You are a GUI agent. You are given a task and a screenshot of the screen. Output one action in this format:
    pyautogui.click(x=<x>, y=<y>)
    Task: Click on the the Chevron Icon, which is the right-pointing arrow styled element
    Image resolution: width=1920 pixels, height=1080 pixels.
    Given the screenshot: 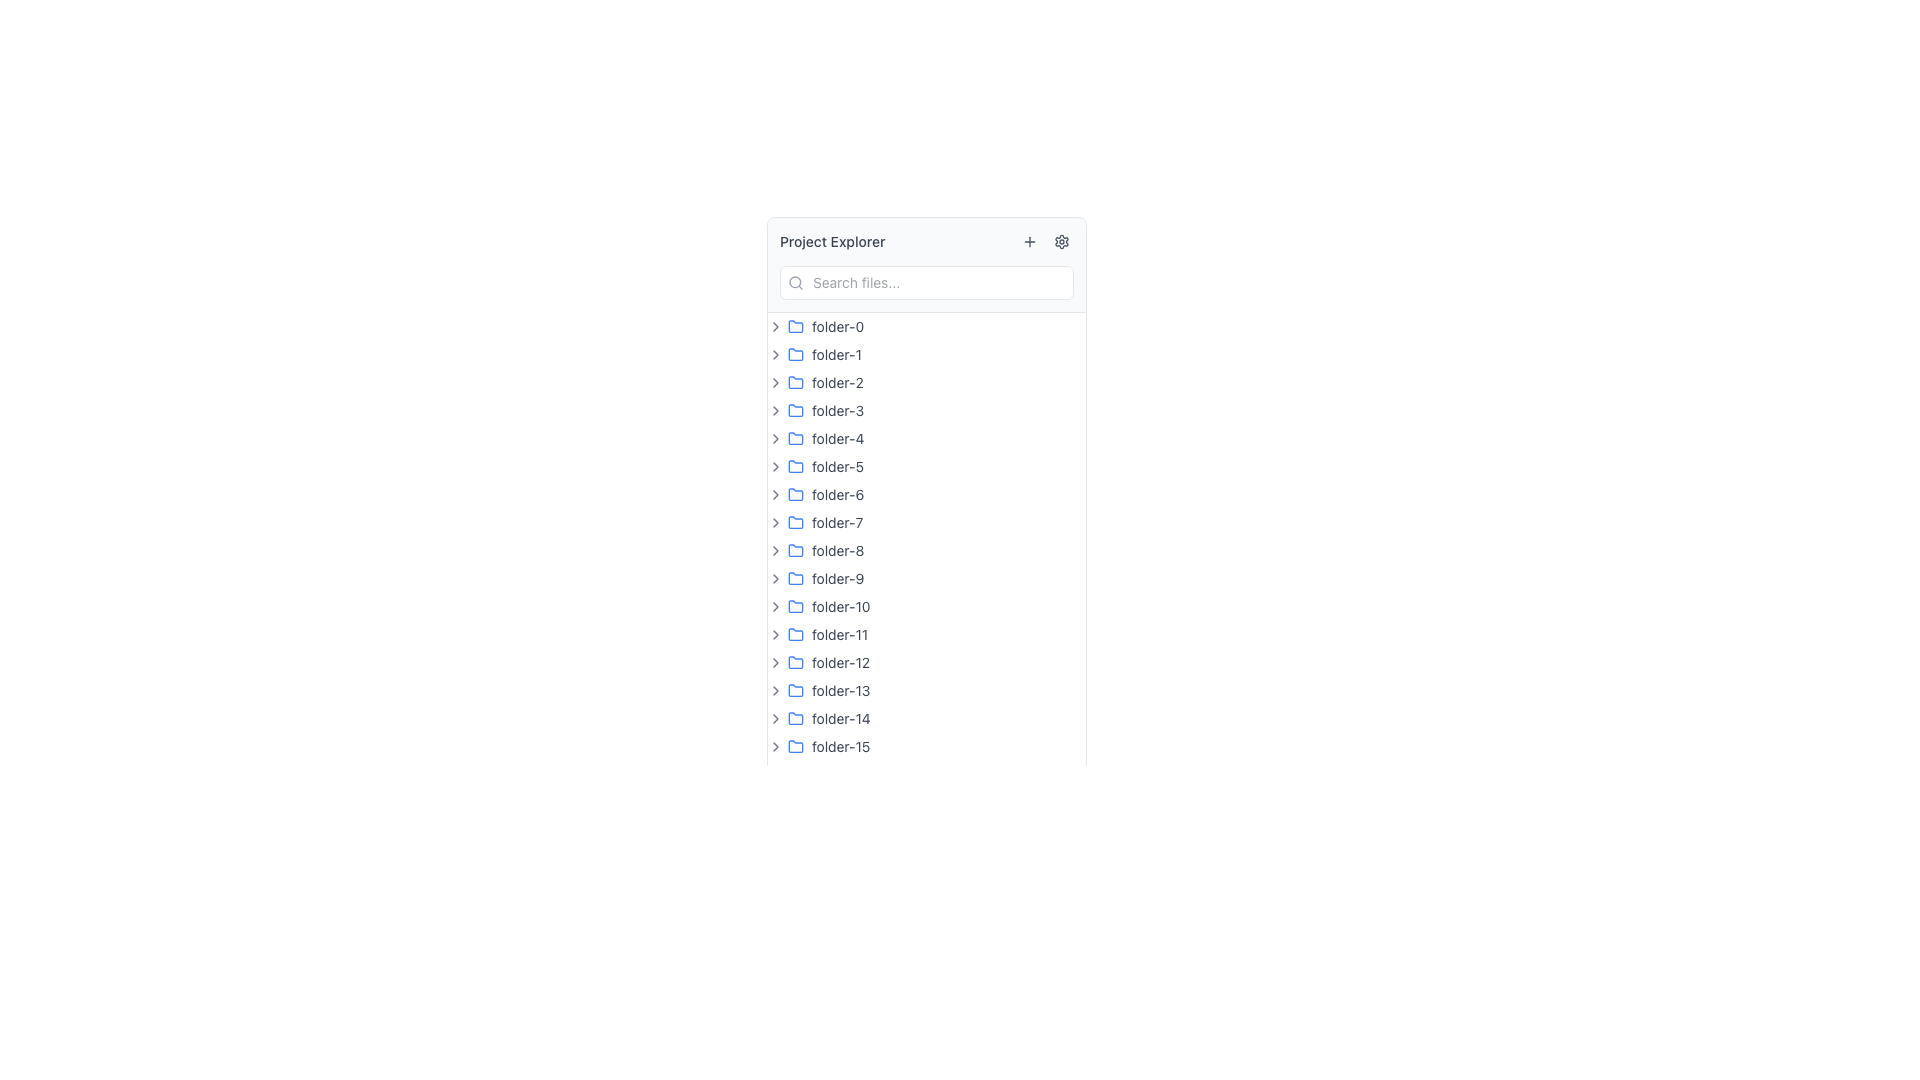 What is the action you would take?
    pyautogui.click(x=775, y=635)
    